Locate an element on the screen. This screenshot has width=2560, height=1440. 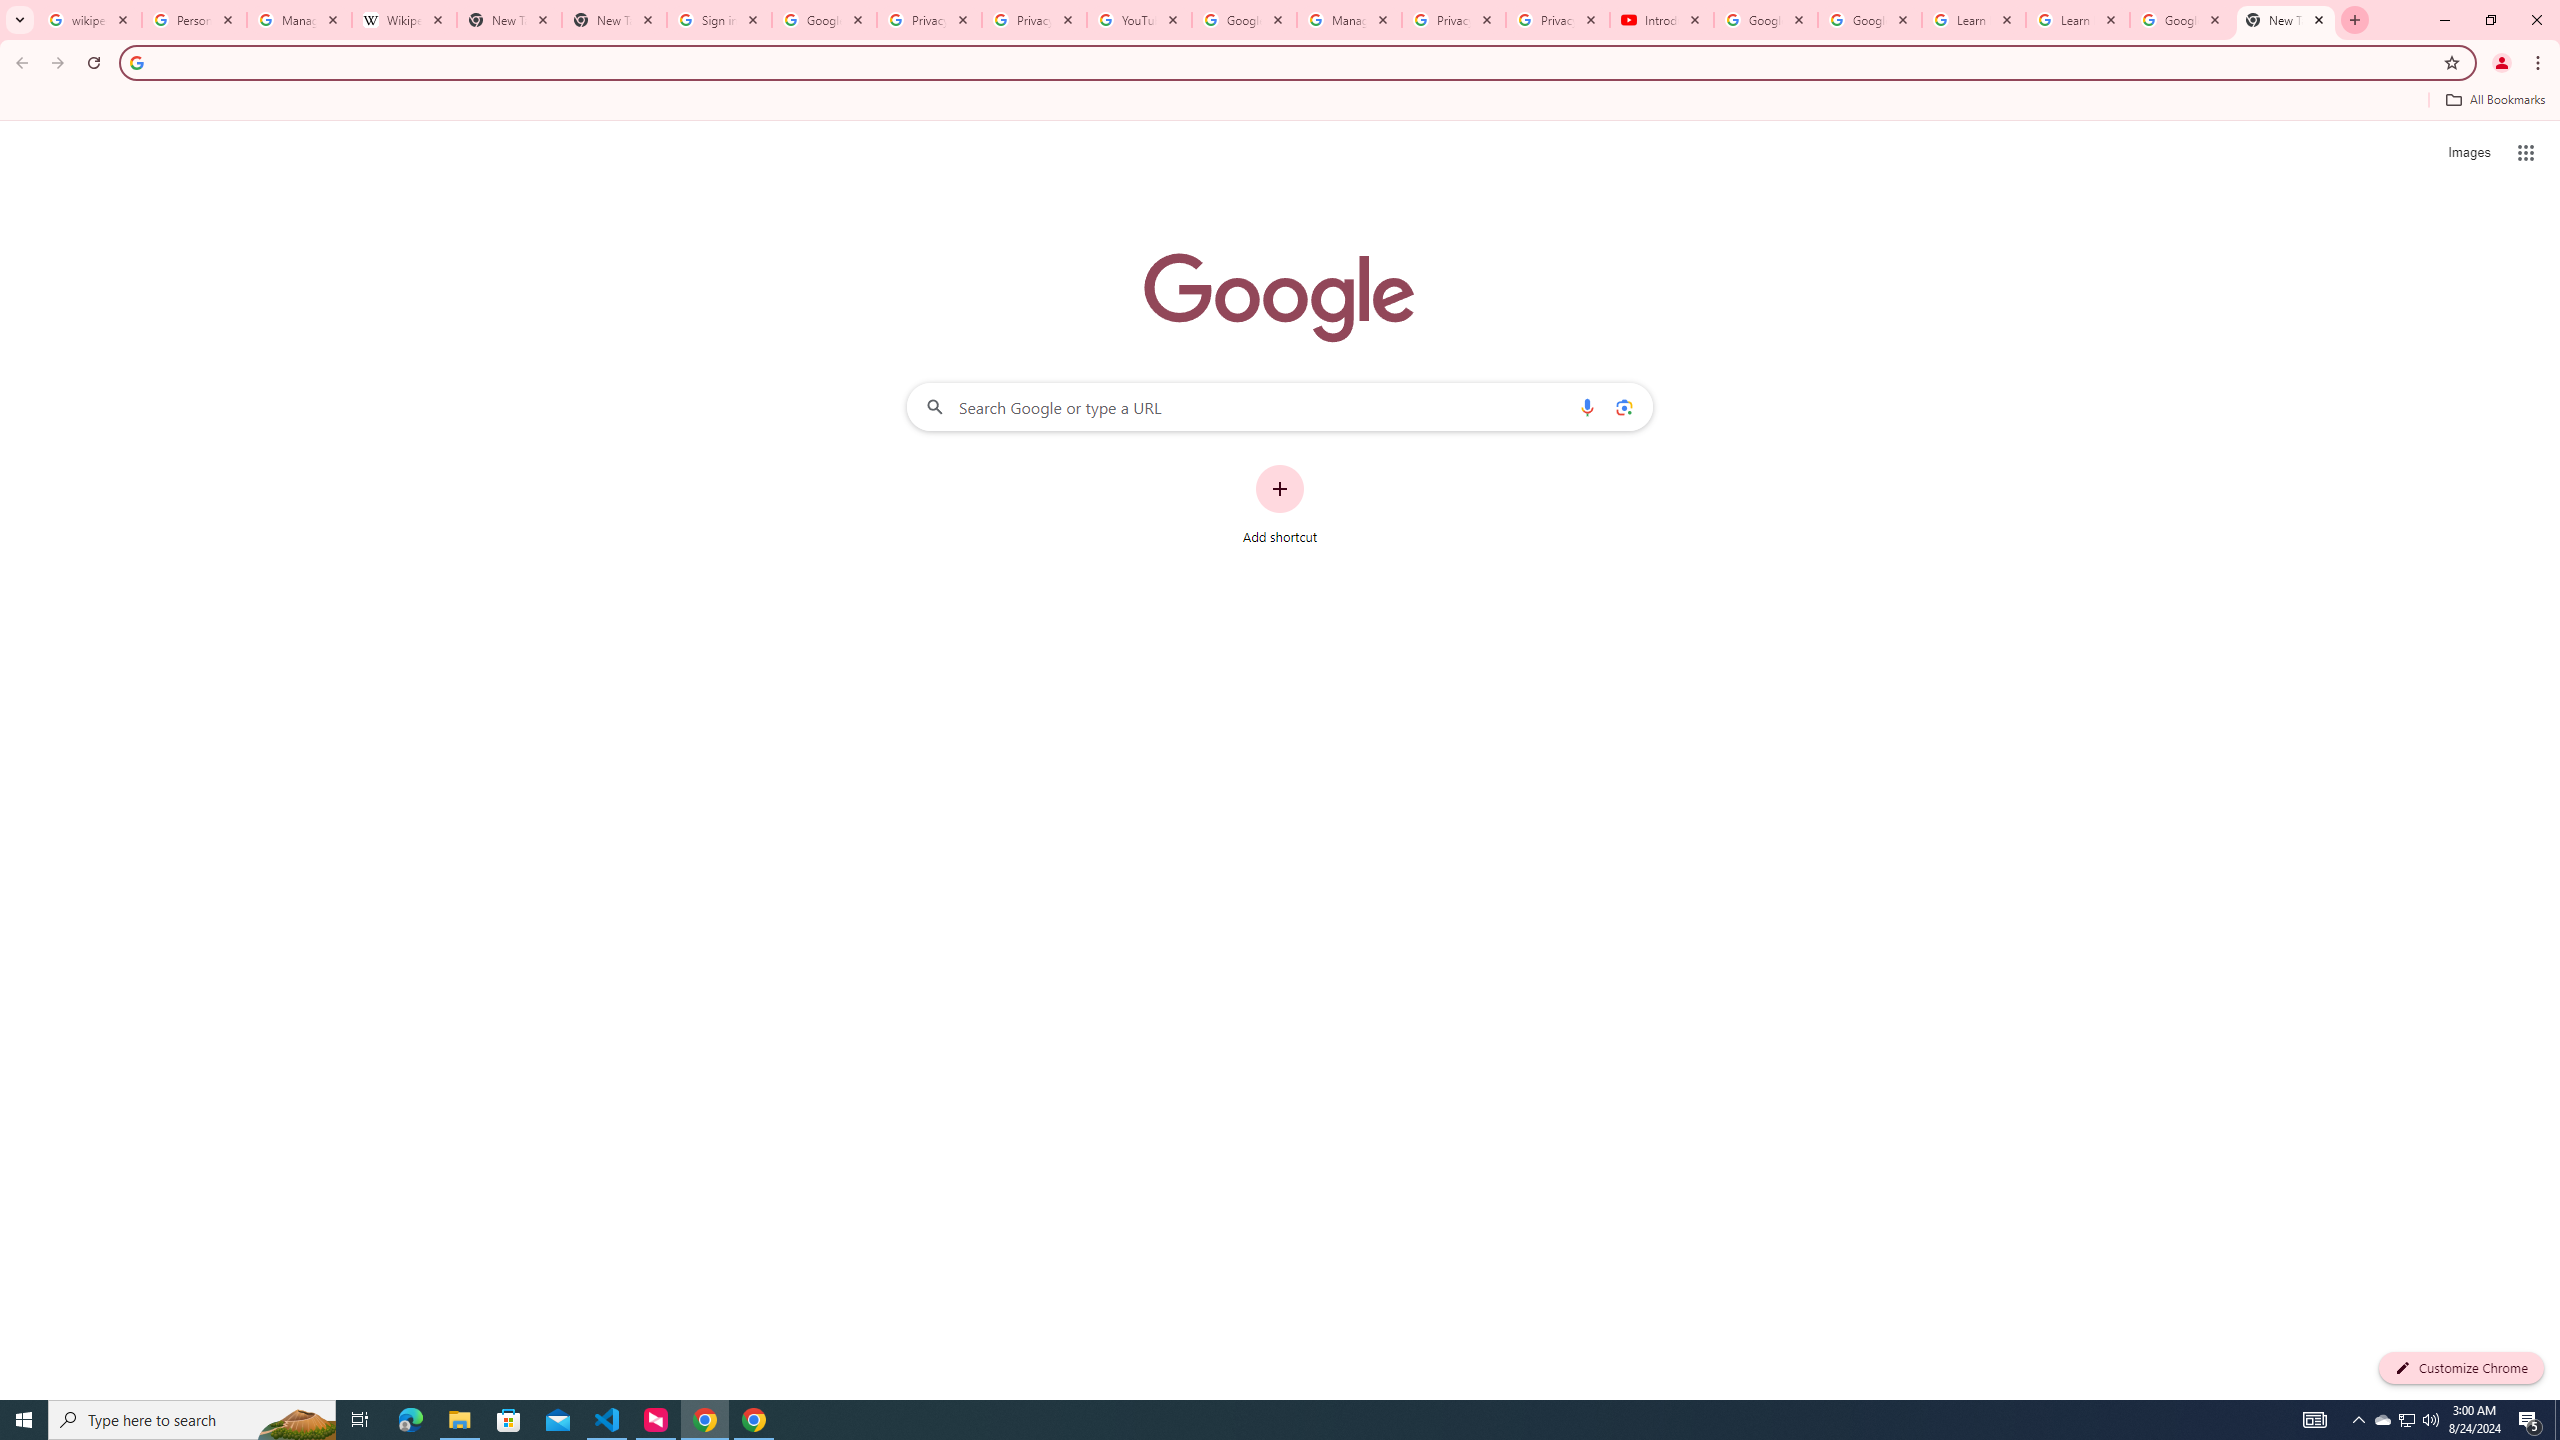
'Google Account' is located at coordinates (2181, 19).